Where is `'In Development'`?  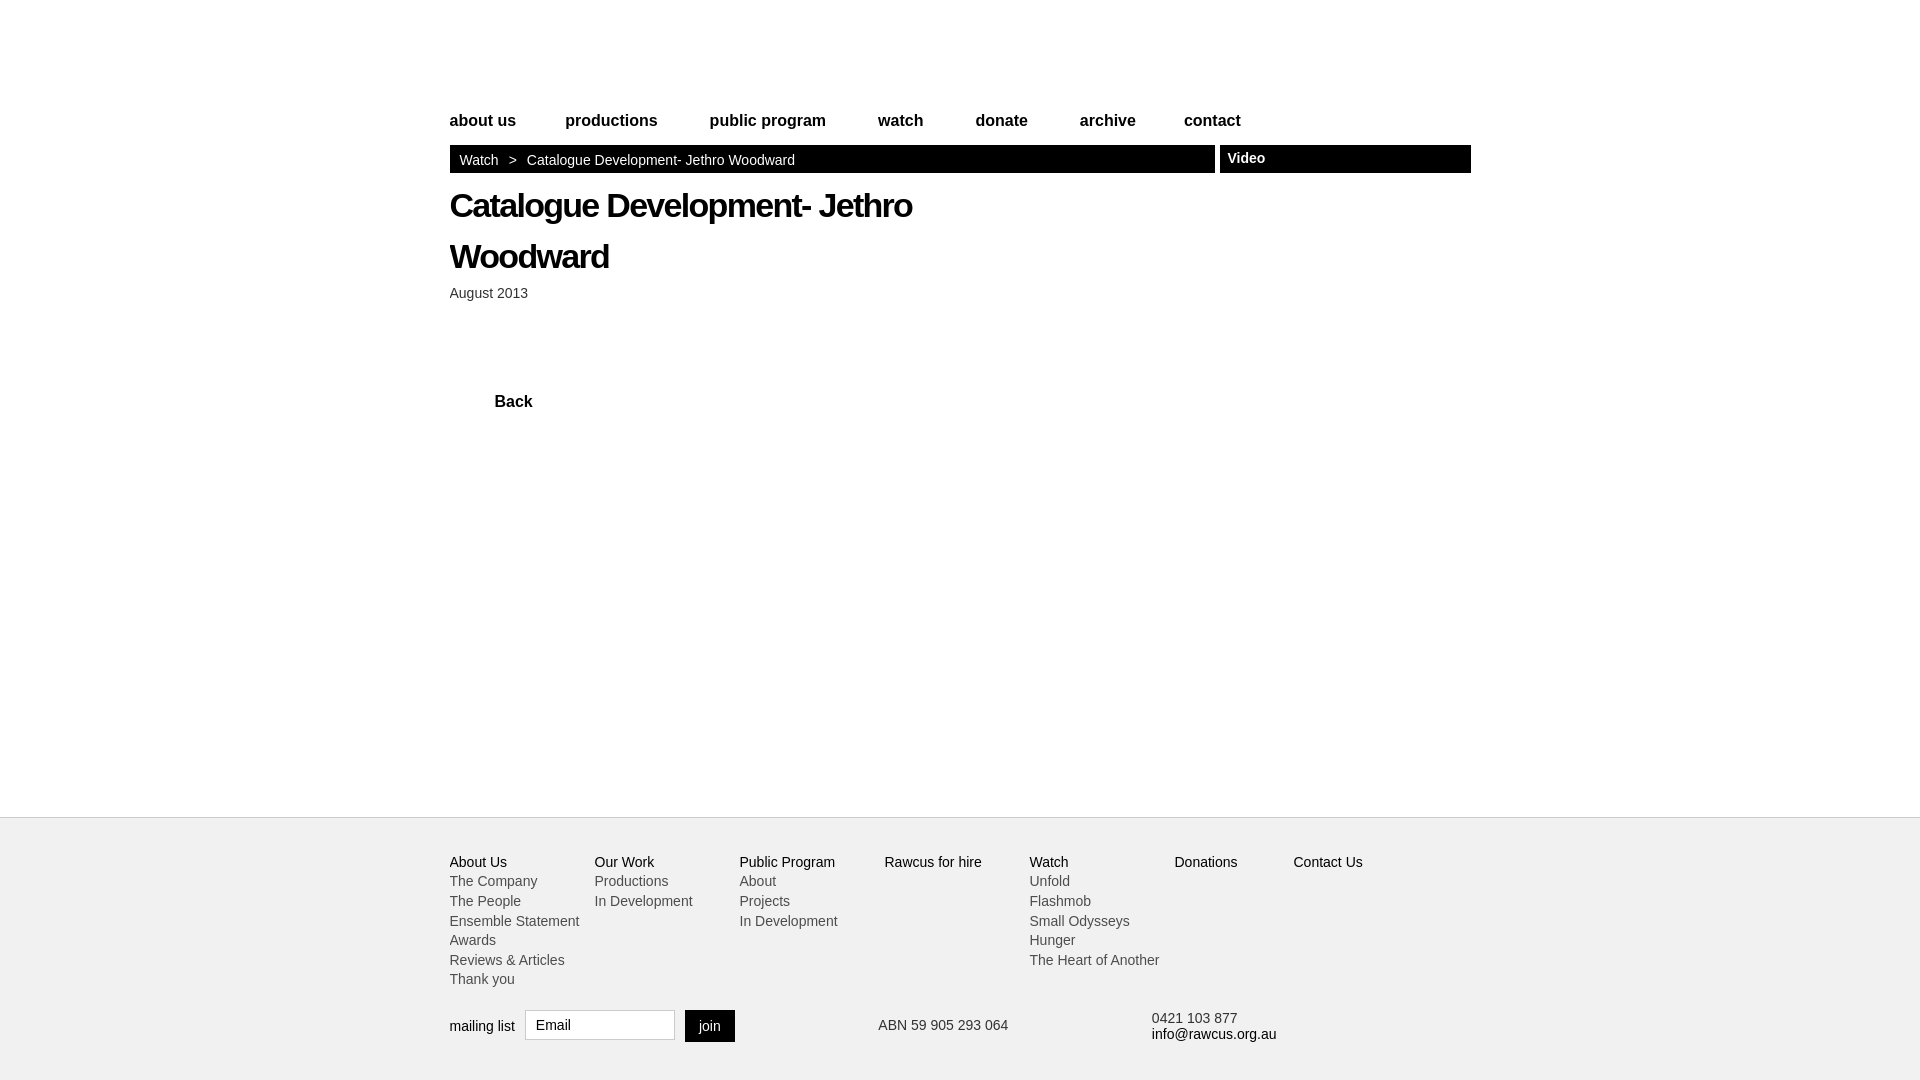 'In Development' is located at coordinates (787, 921).